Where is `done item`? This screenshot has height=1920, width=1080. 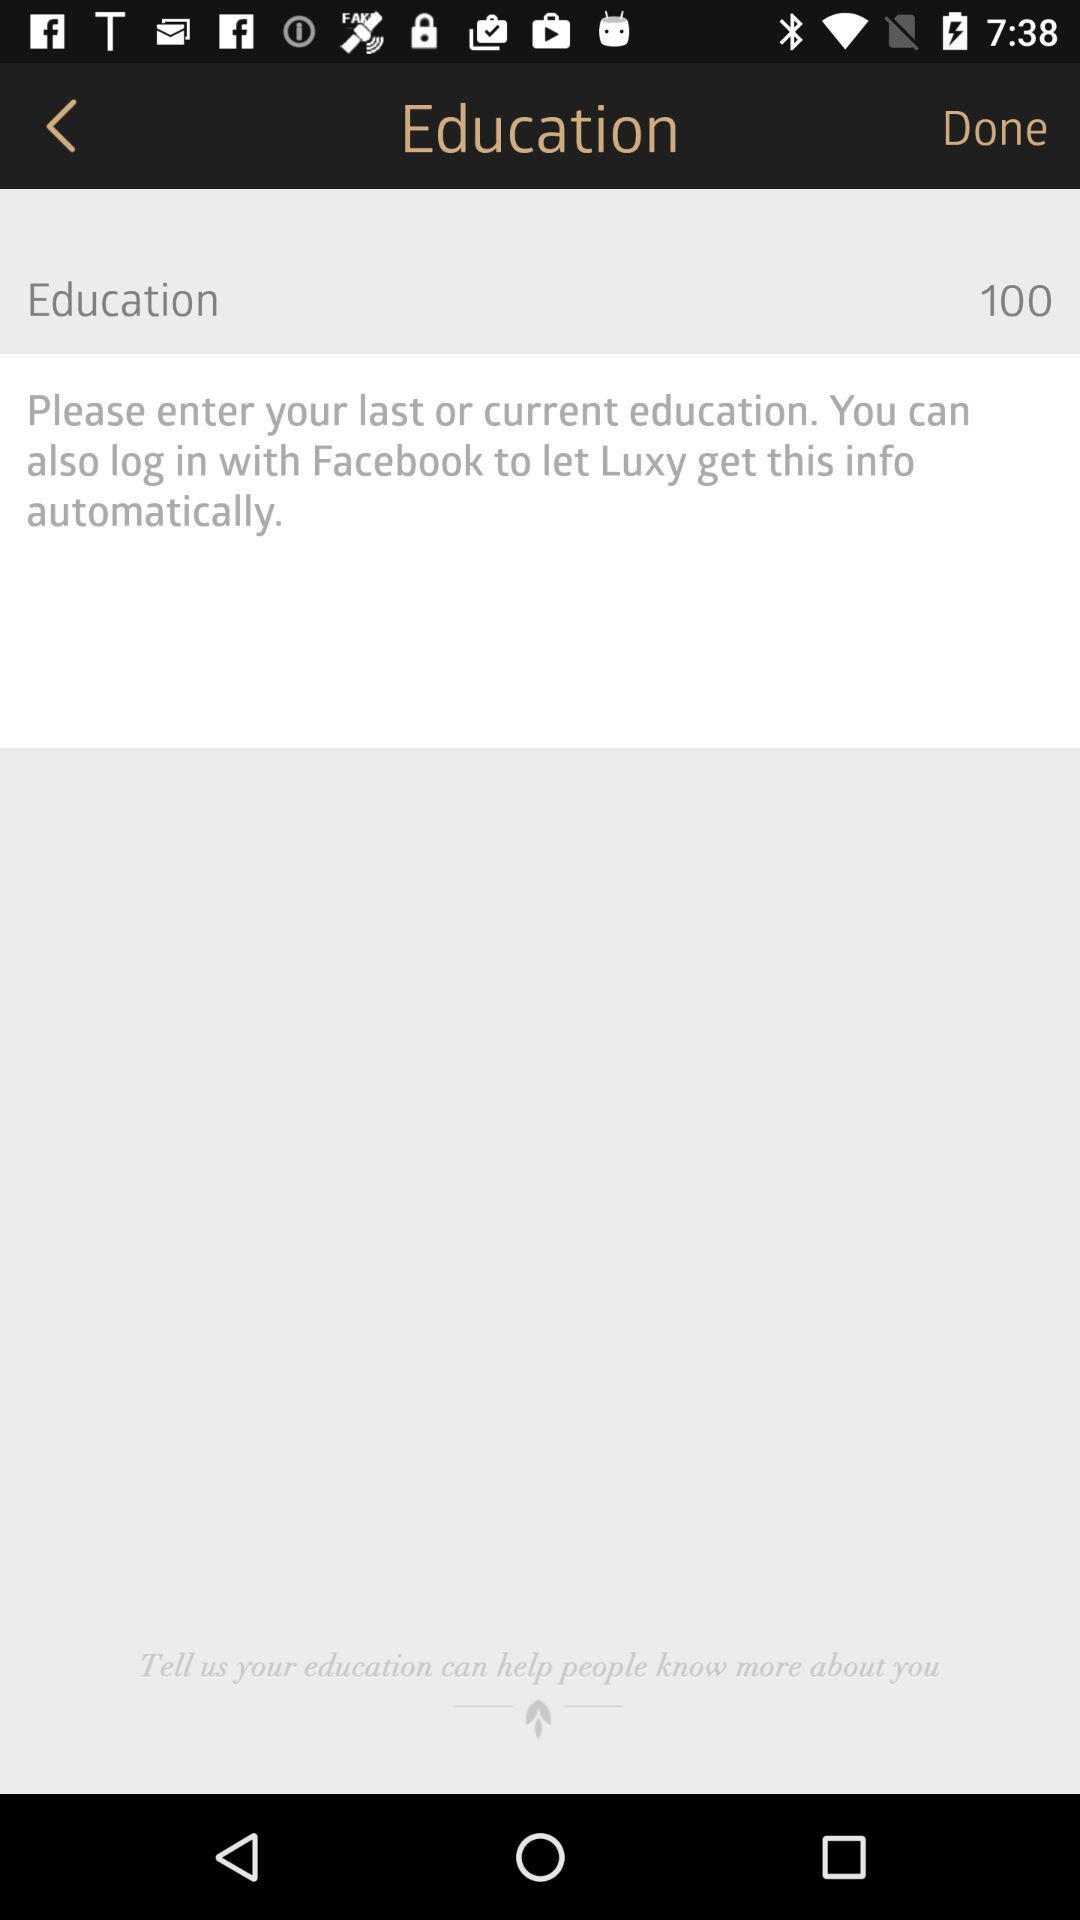 done item is located at coordinates (1010, 124).